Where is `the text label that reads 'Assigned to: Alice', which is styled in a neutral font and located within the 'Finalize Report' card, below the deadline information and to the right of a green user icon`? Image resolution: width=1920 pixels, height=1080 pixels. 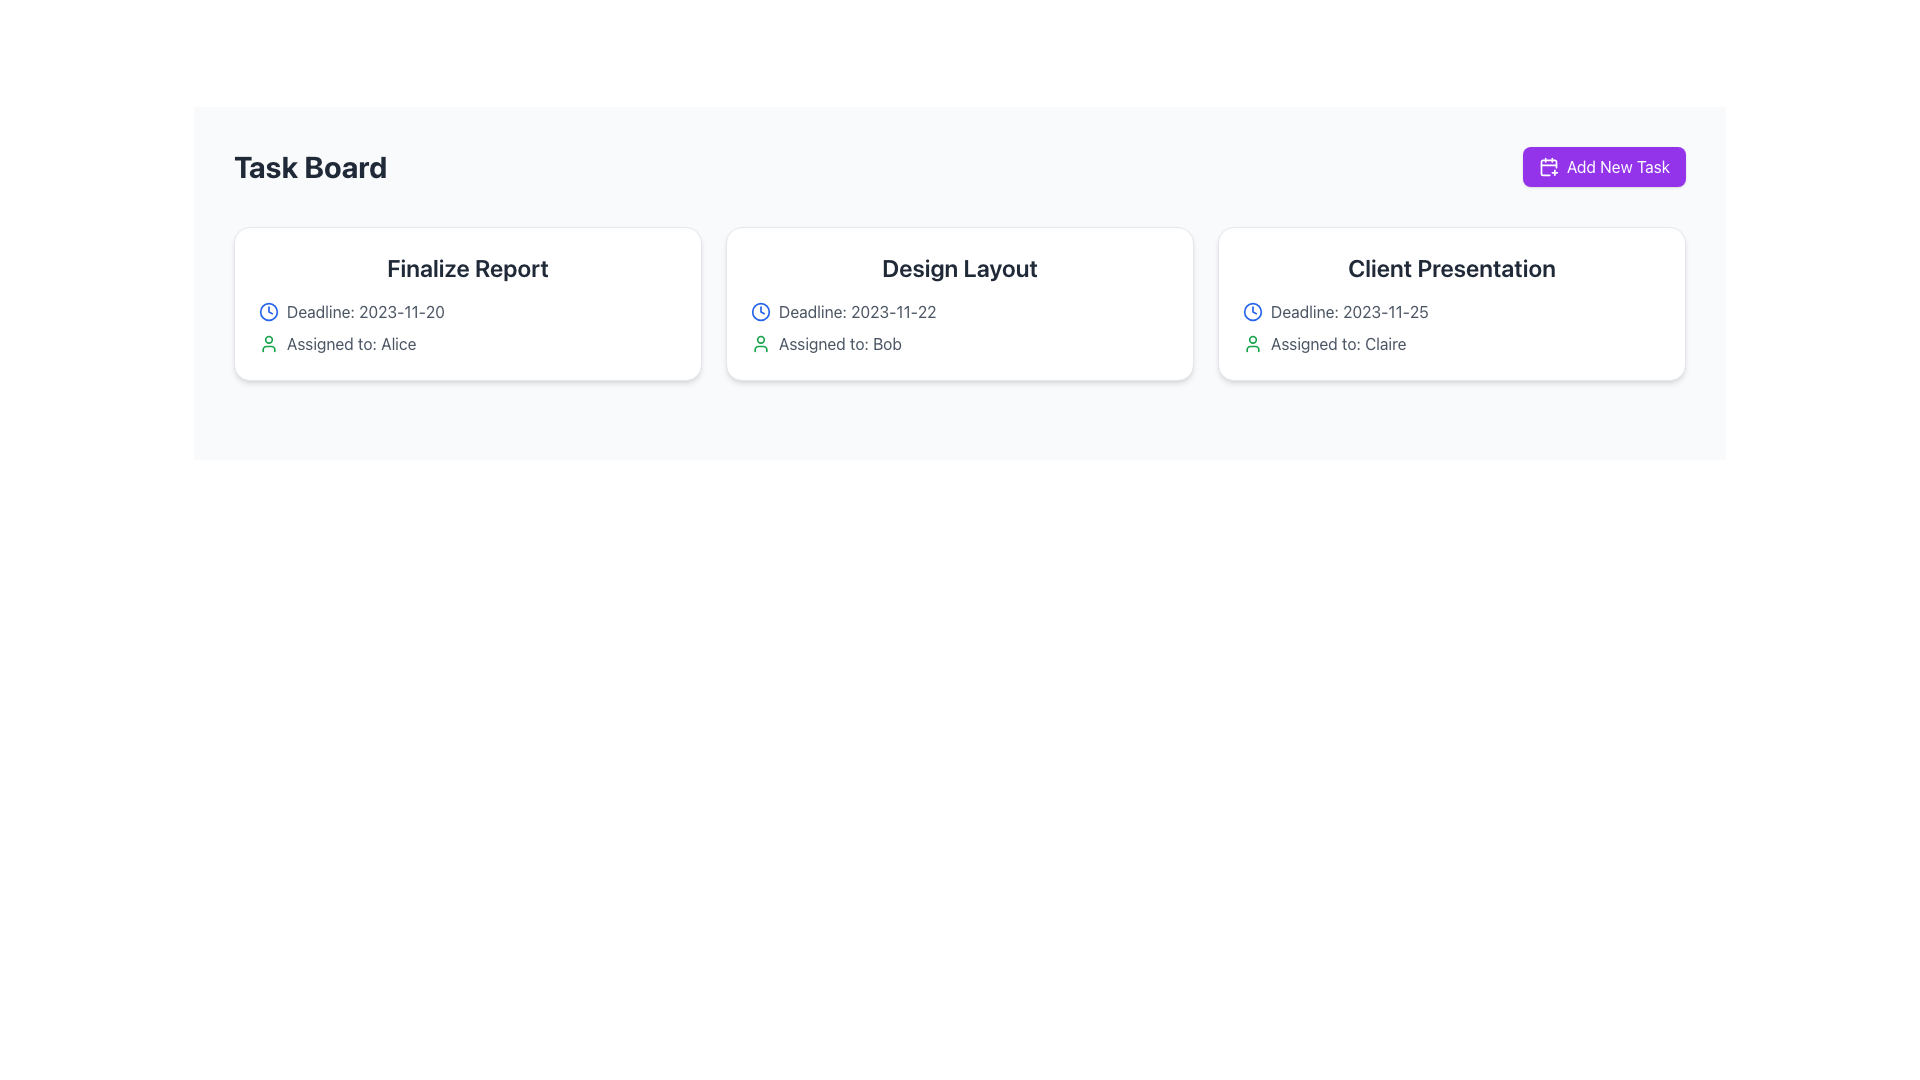
the text label that reads 'Assigned to: Alice', which is styled in a neutral font and located within the 'Finalize Report' card, below the deadline information and to the right of a green user icon is located at coordinates (351, 342).